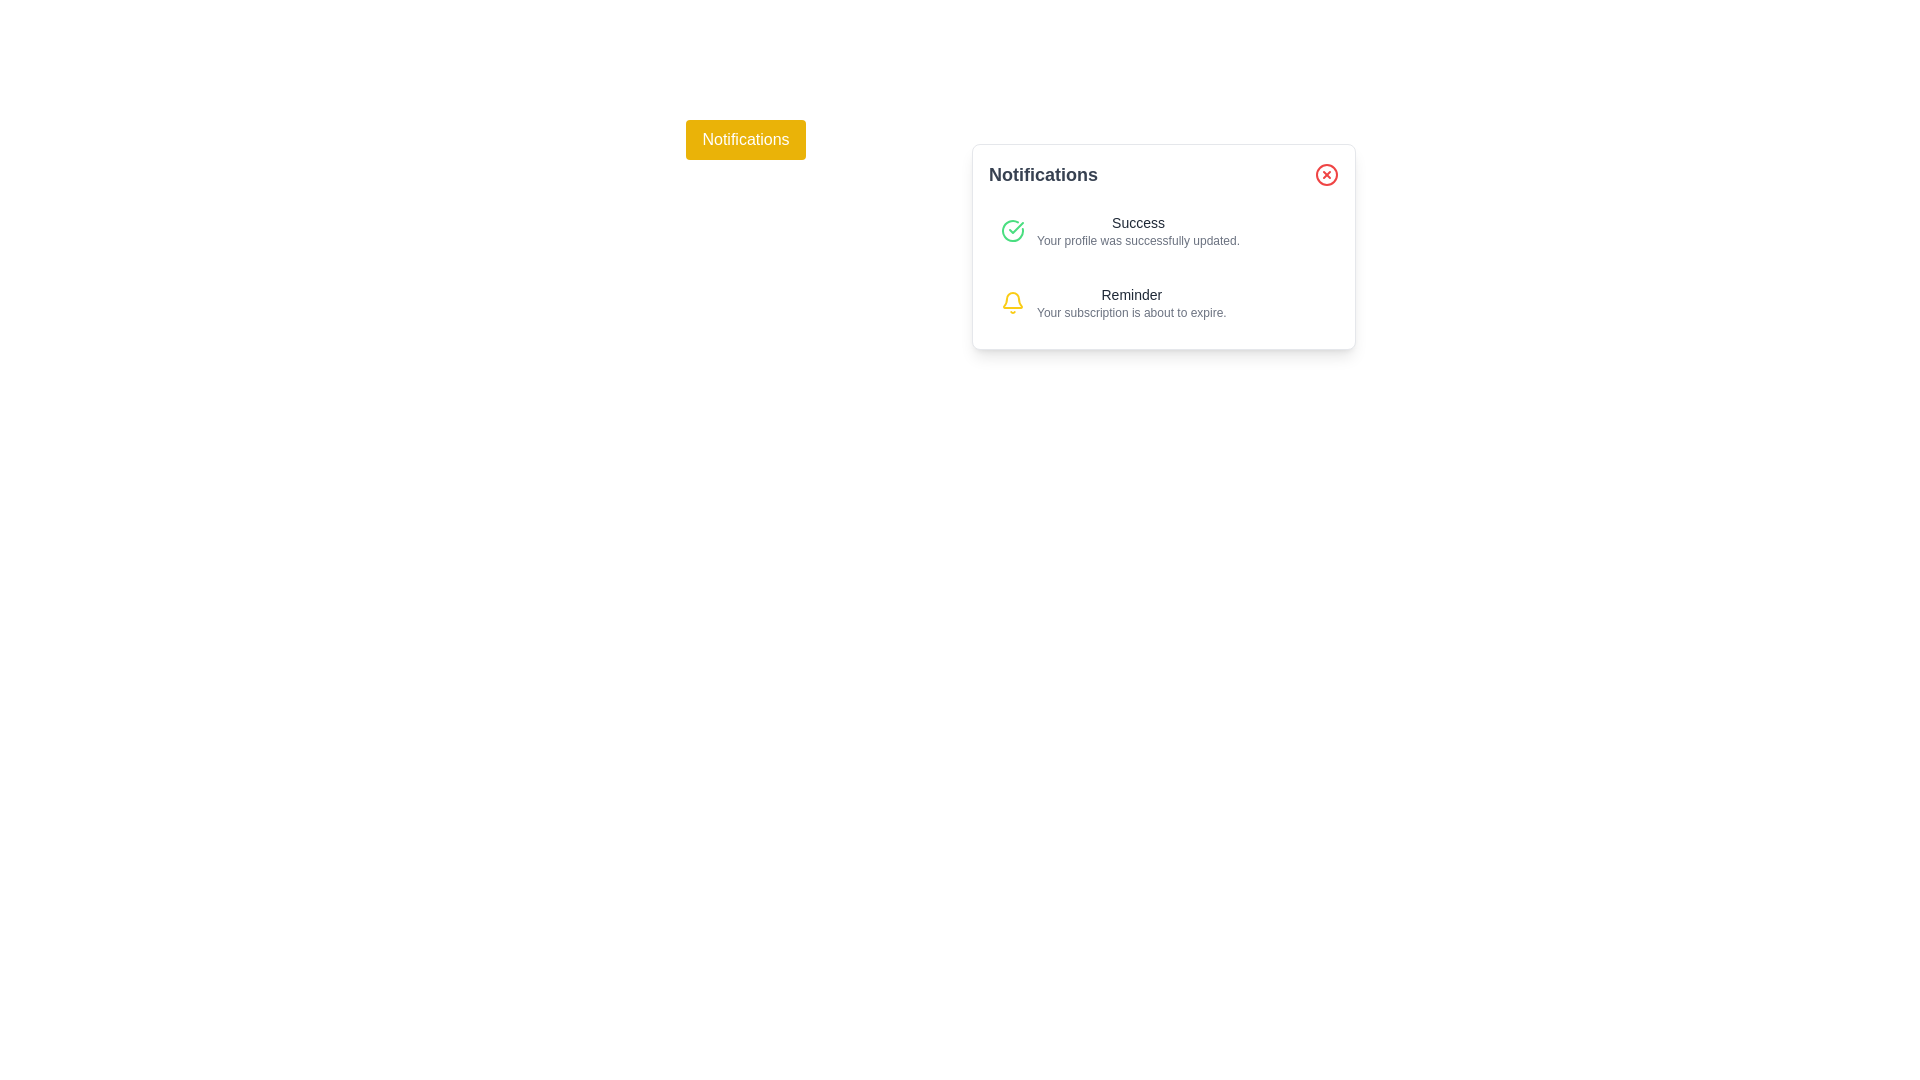 The width and height of the screenshot is (1920, 1080). I want to click on the warning text label regarding subscription expiration, located below the 'Reminder' text within the notification card, so click(1131, 312).